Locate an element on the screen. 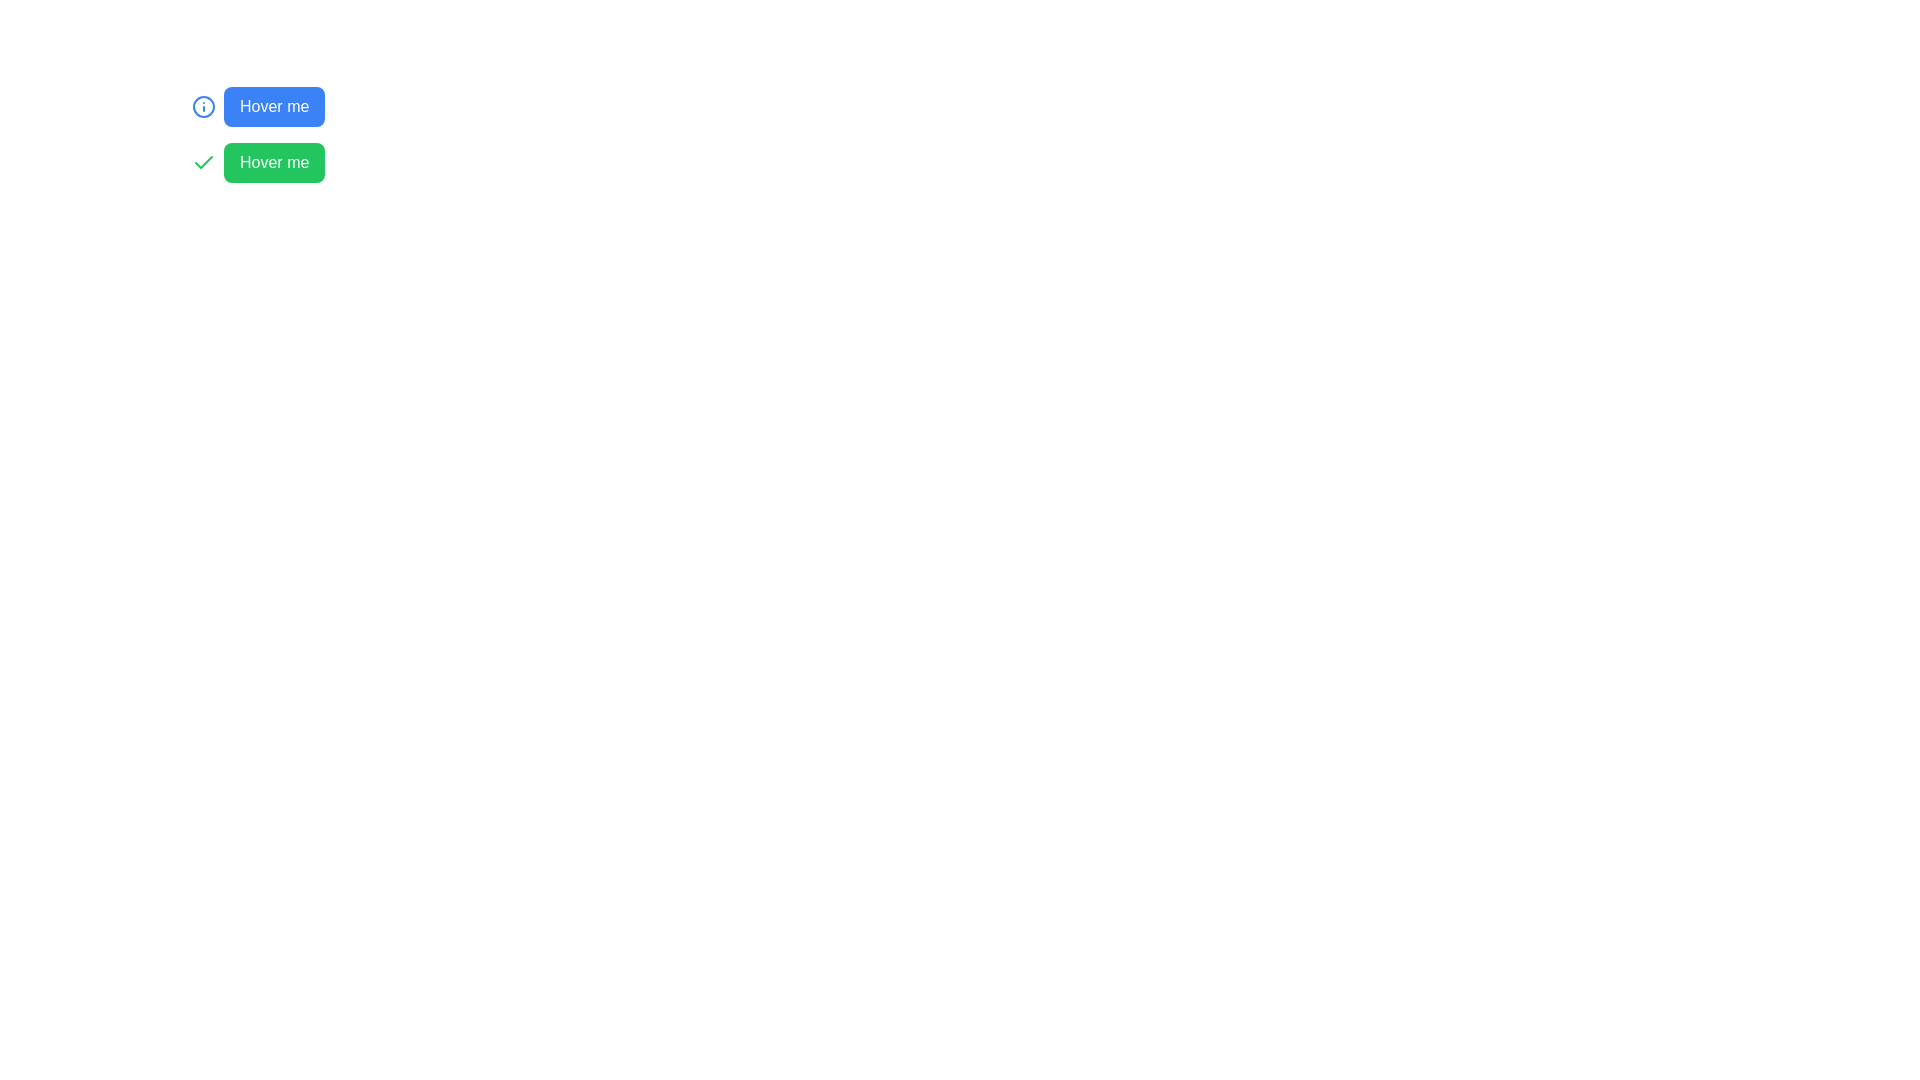 This screenshot has width=1920, height=1080. the circular SVG element with a blue border and white fill, which is the primary part of an information icon is located at coordinates (203, 107).